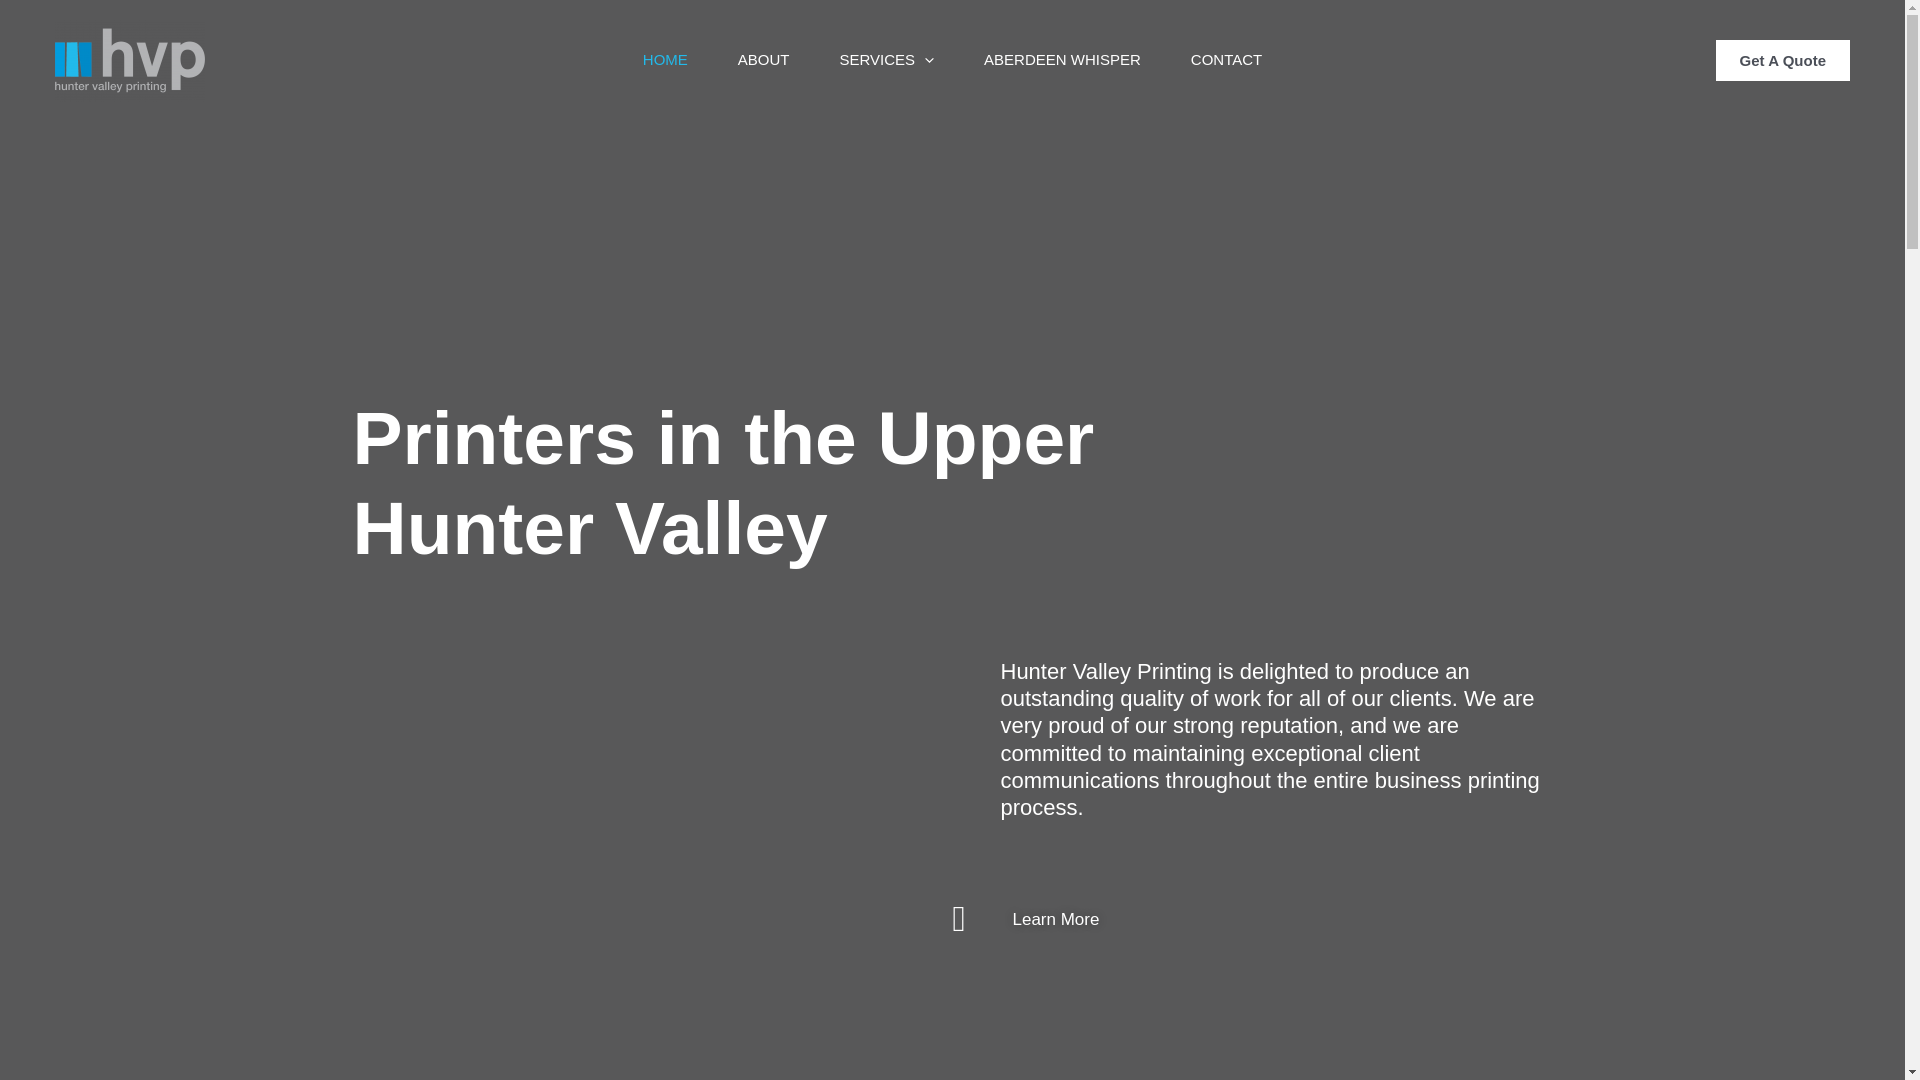  Describe the element at coordinates (1061, 59) in the screenshot. I see `'ABERDEEN WHISPER'` at that location.